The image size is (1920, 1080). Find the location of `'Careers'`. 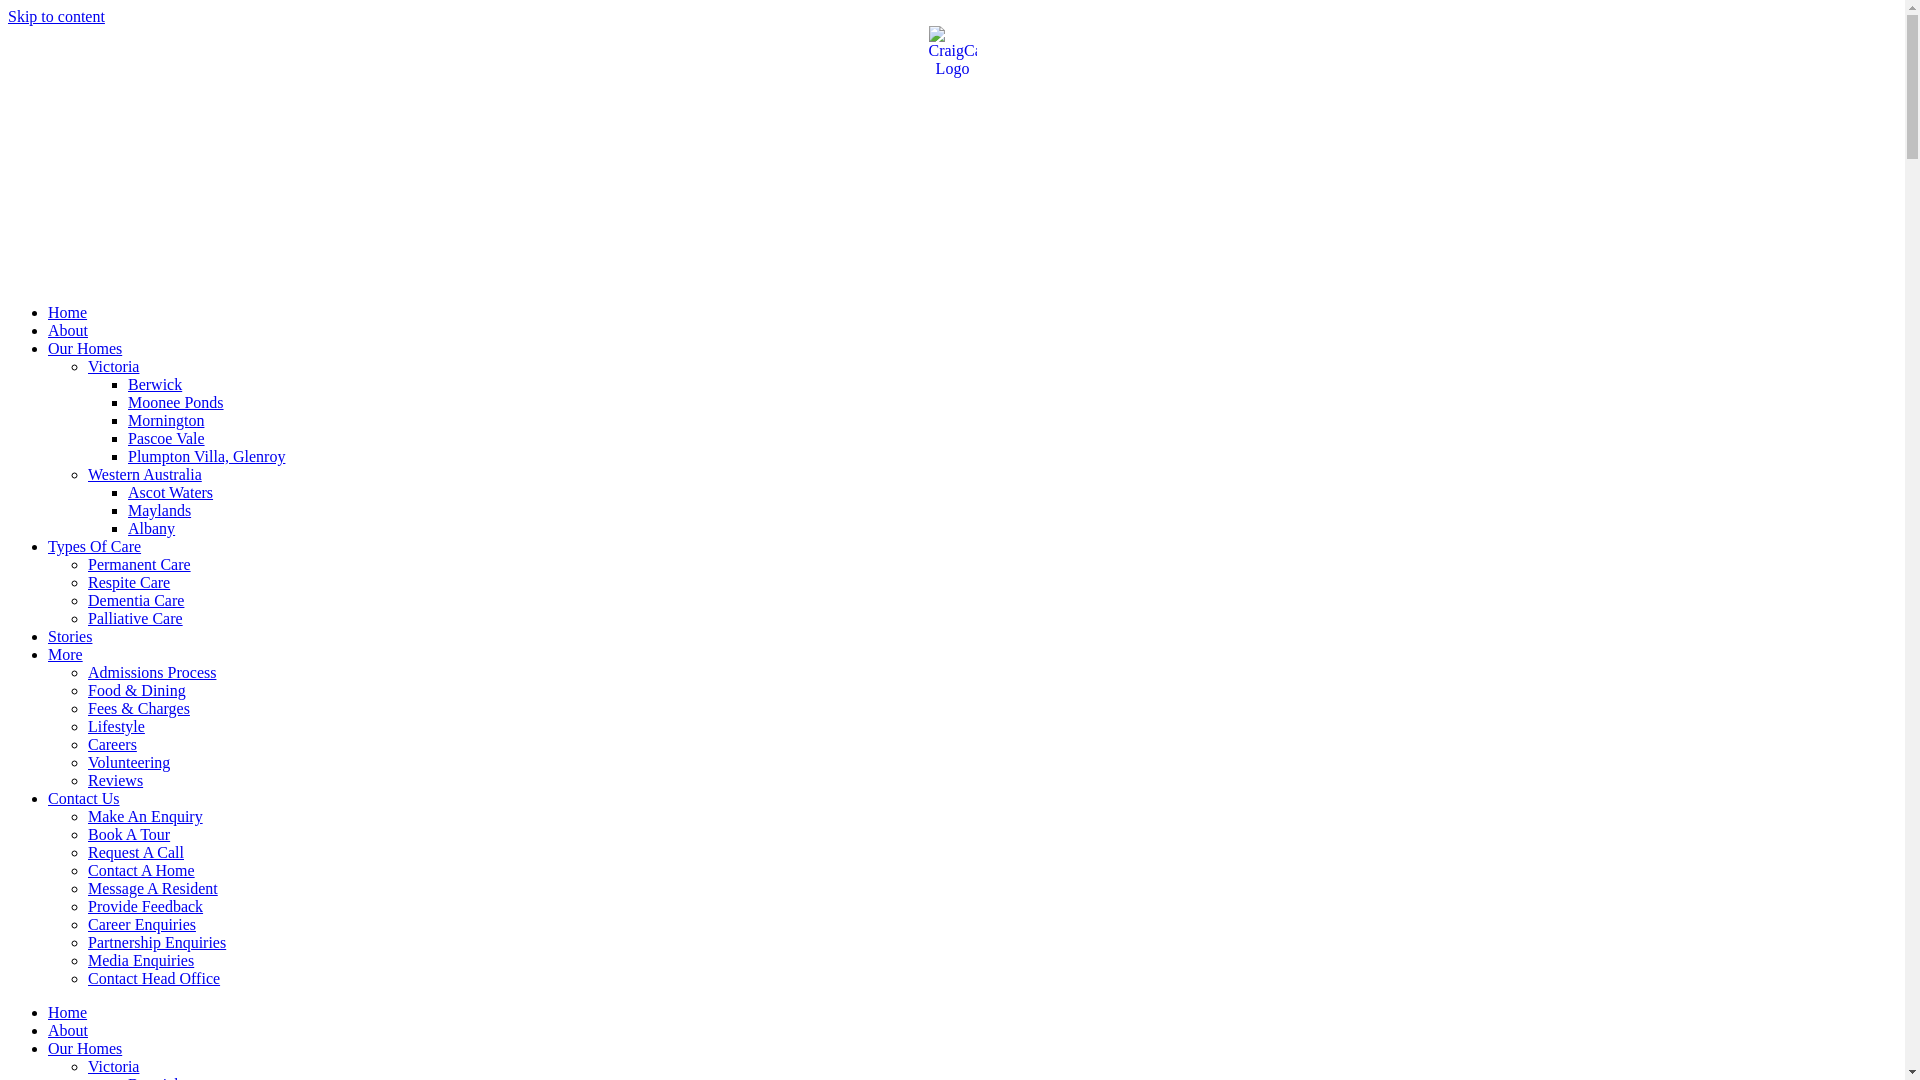

'Careers' is located at coordinates (111, 744).